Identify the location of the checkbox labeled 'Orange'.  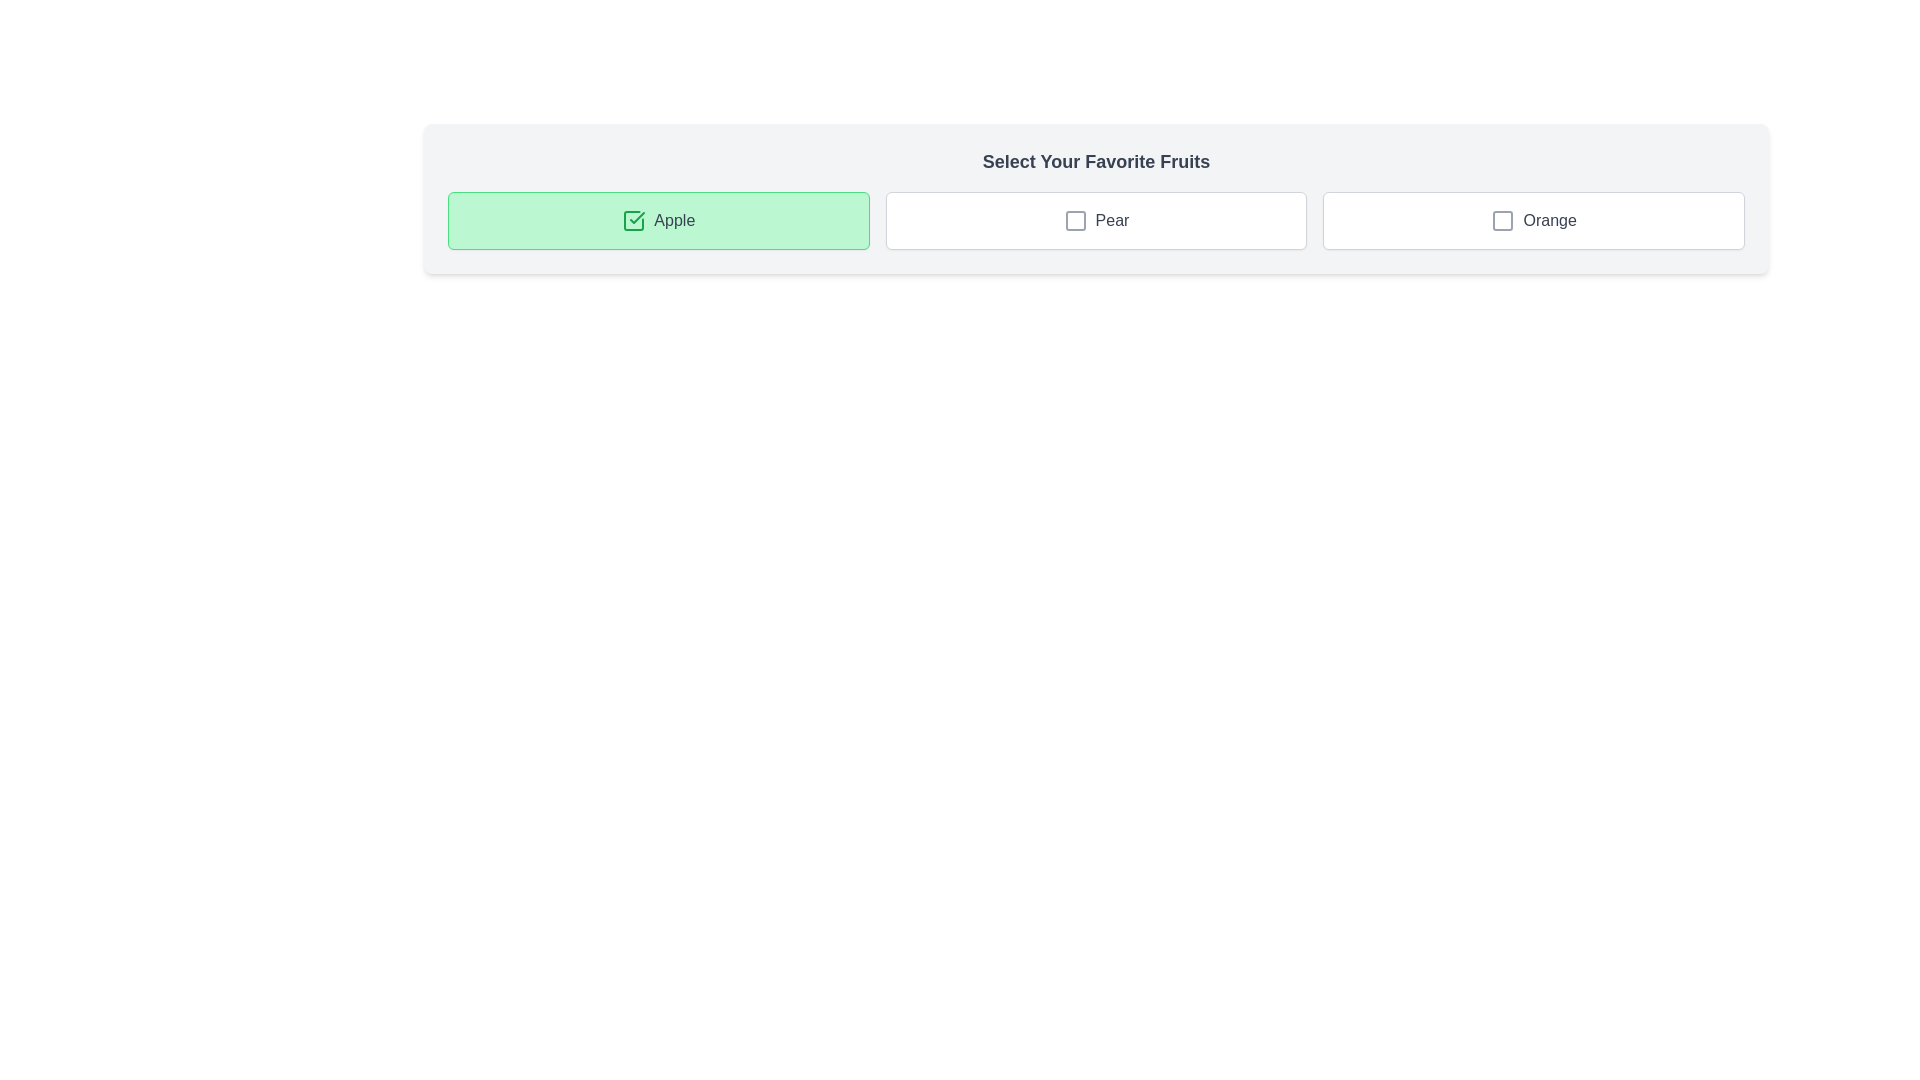
(1533, 220).